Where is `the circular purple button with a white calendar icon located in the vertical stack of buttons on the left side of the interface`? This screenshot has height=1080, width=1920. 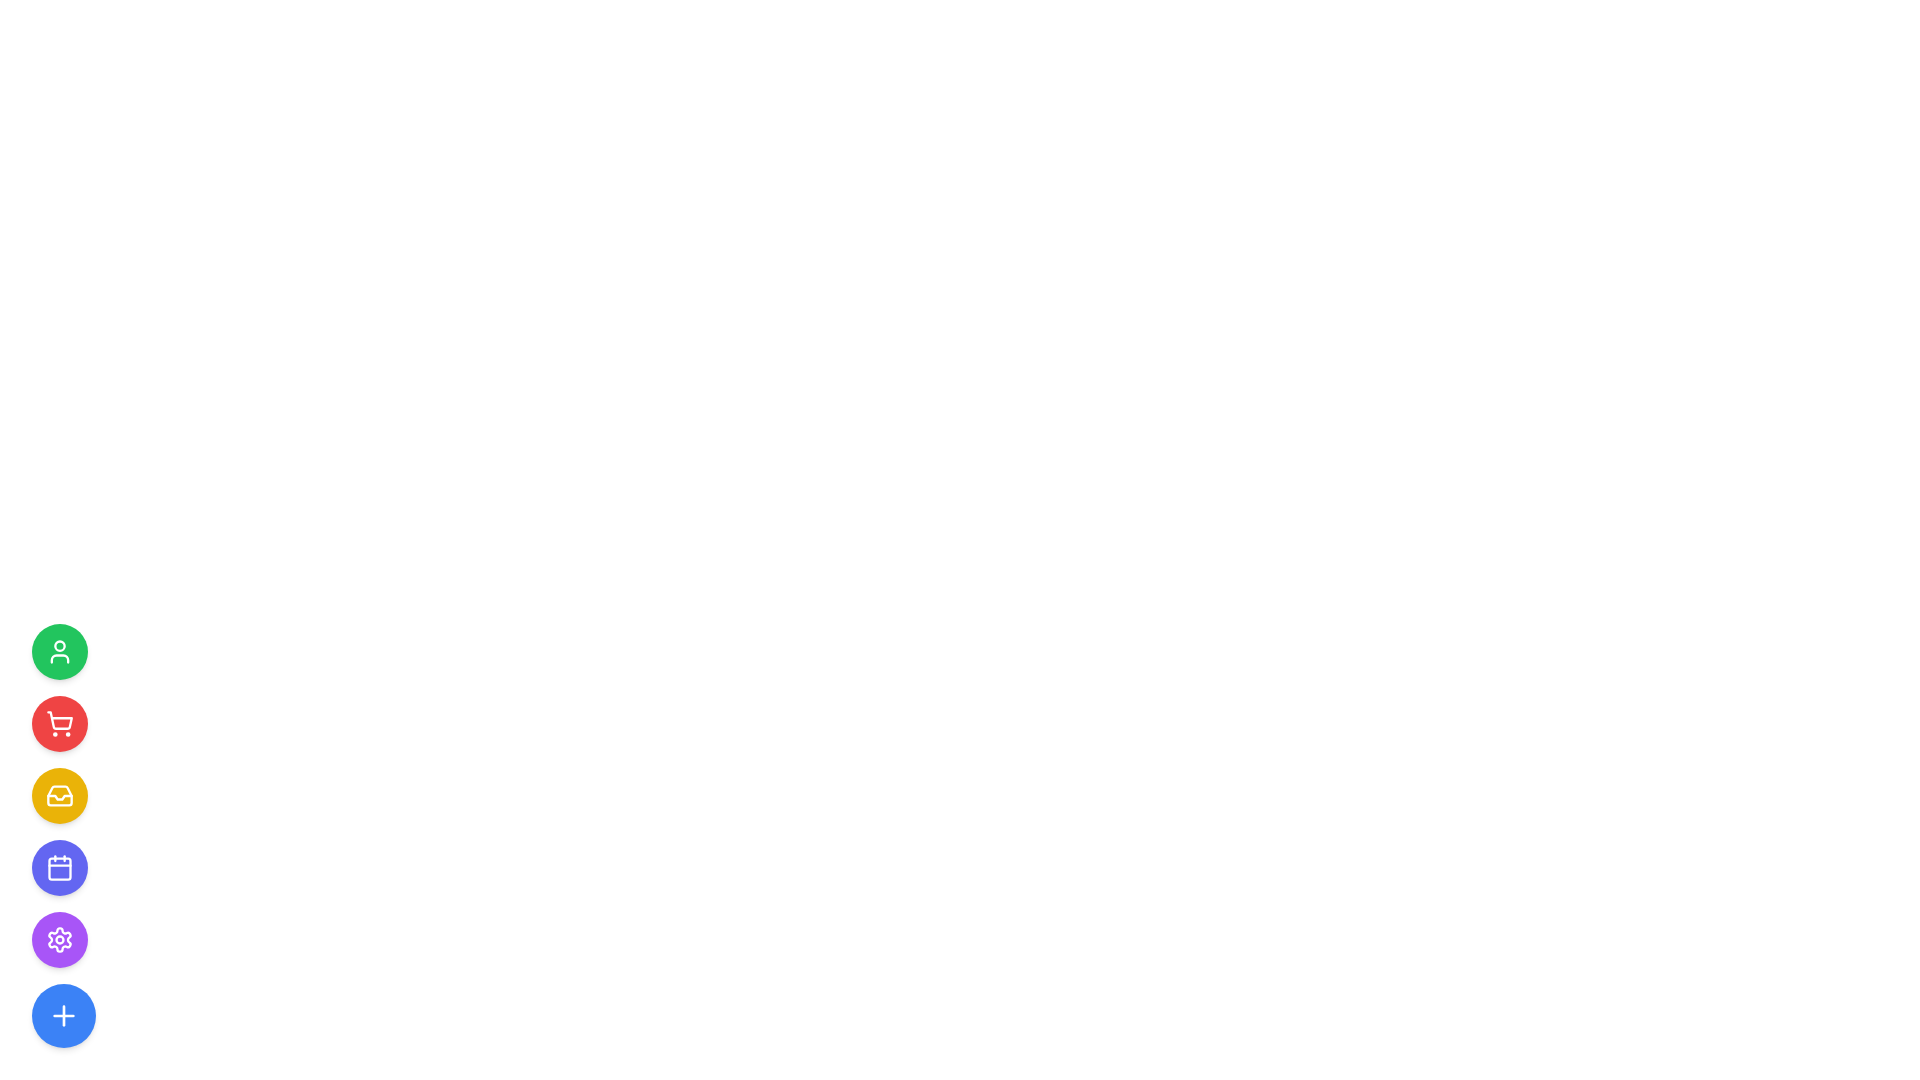
the circular purple button with a white calendar icon located in the vertical stack of buttons on the left side of the interface is located at coordinates (59, 866).